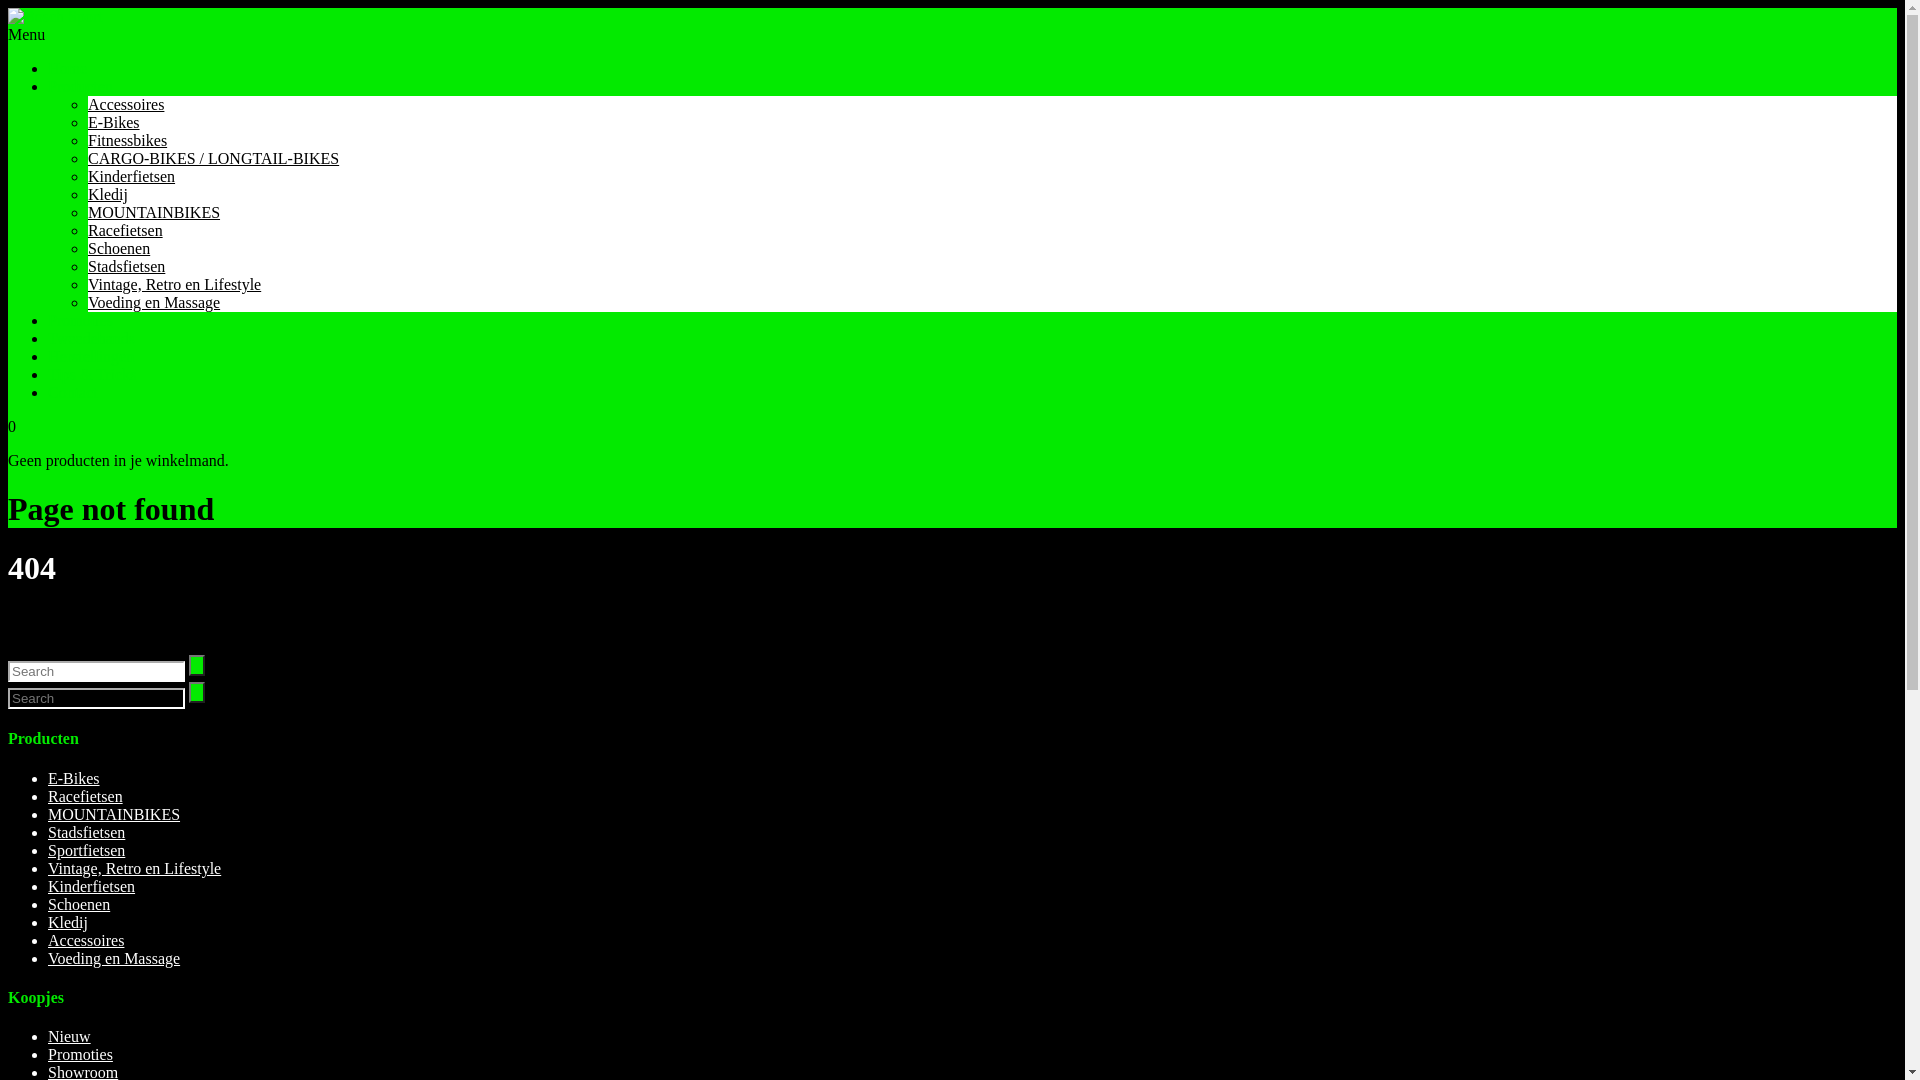 The width and height of the screenshot is (1920, 1080). Describe the element at coordinates (85, 832) in the screenshot. I see `'Stadsfietsen'` at that location.